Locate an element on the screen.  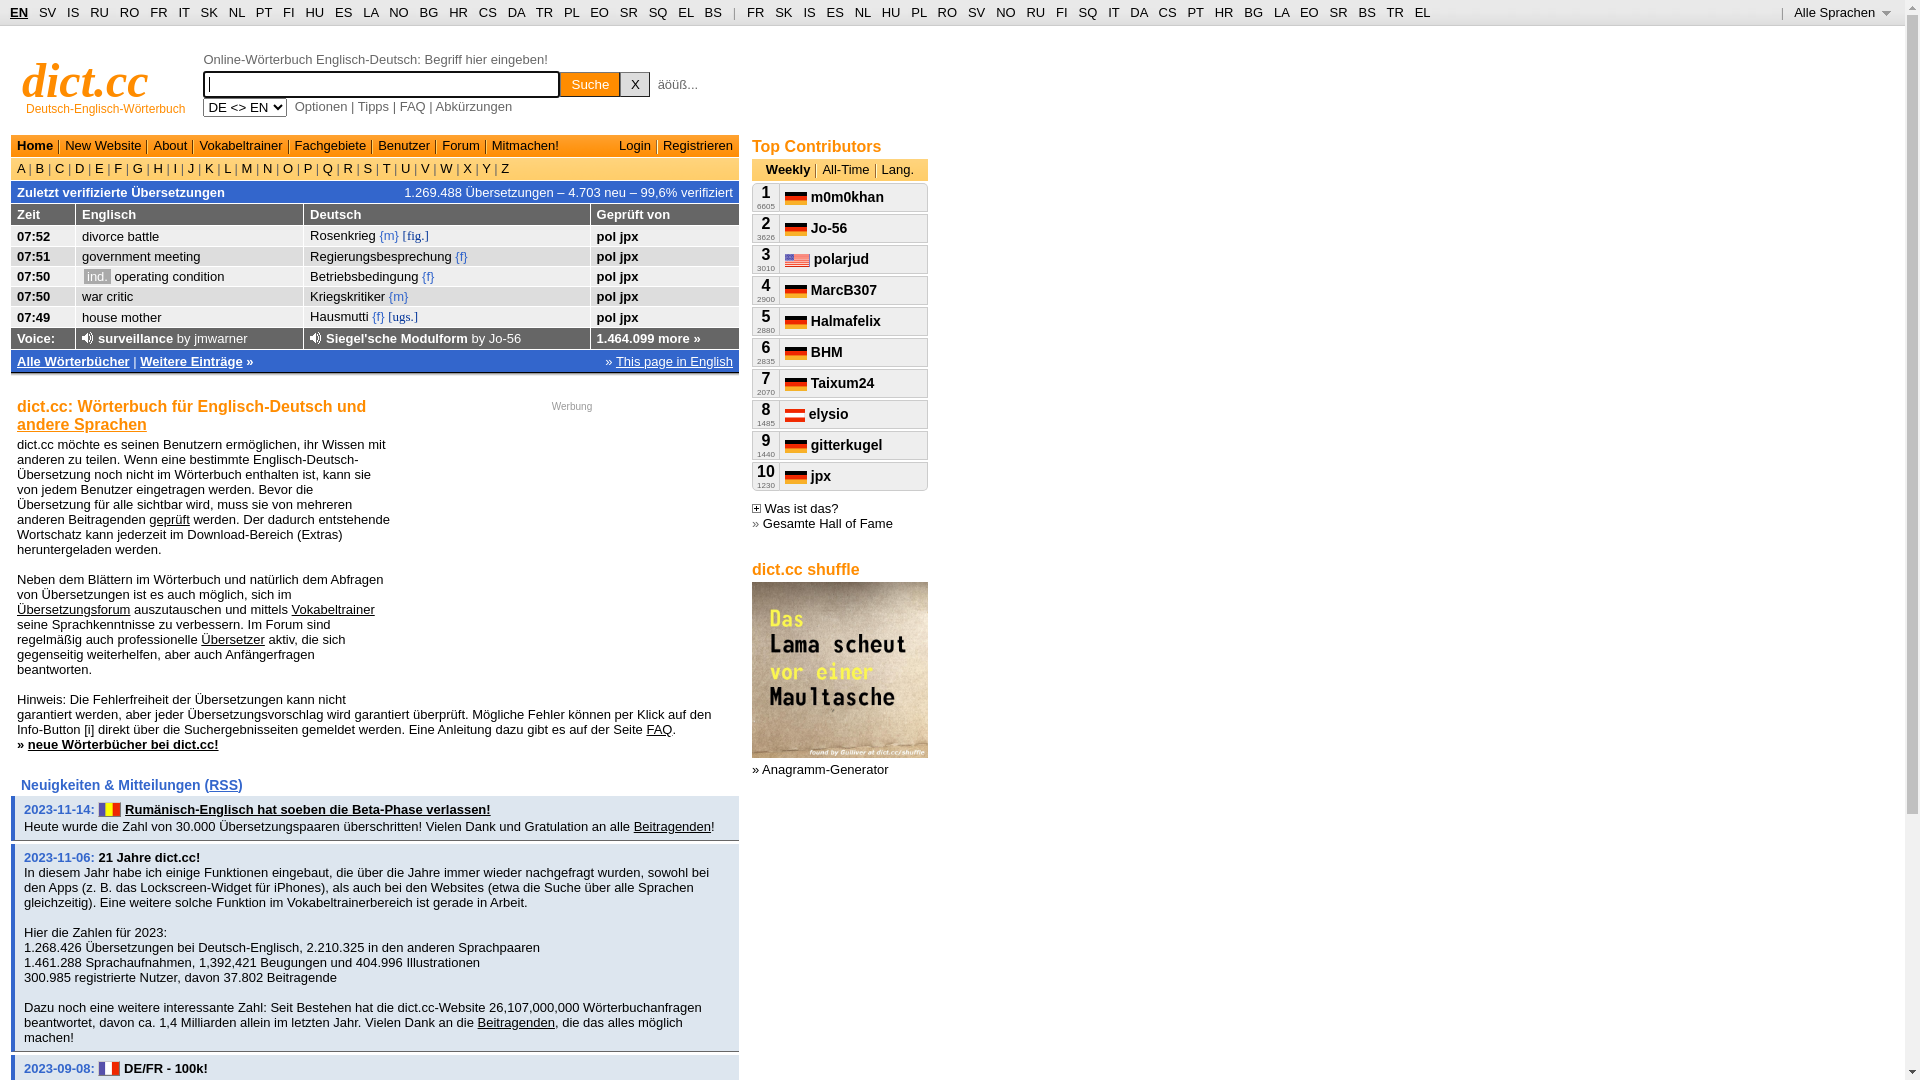
'G' is located at coordinates (136, 167).